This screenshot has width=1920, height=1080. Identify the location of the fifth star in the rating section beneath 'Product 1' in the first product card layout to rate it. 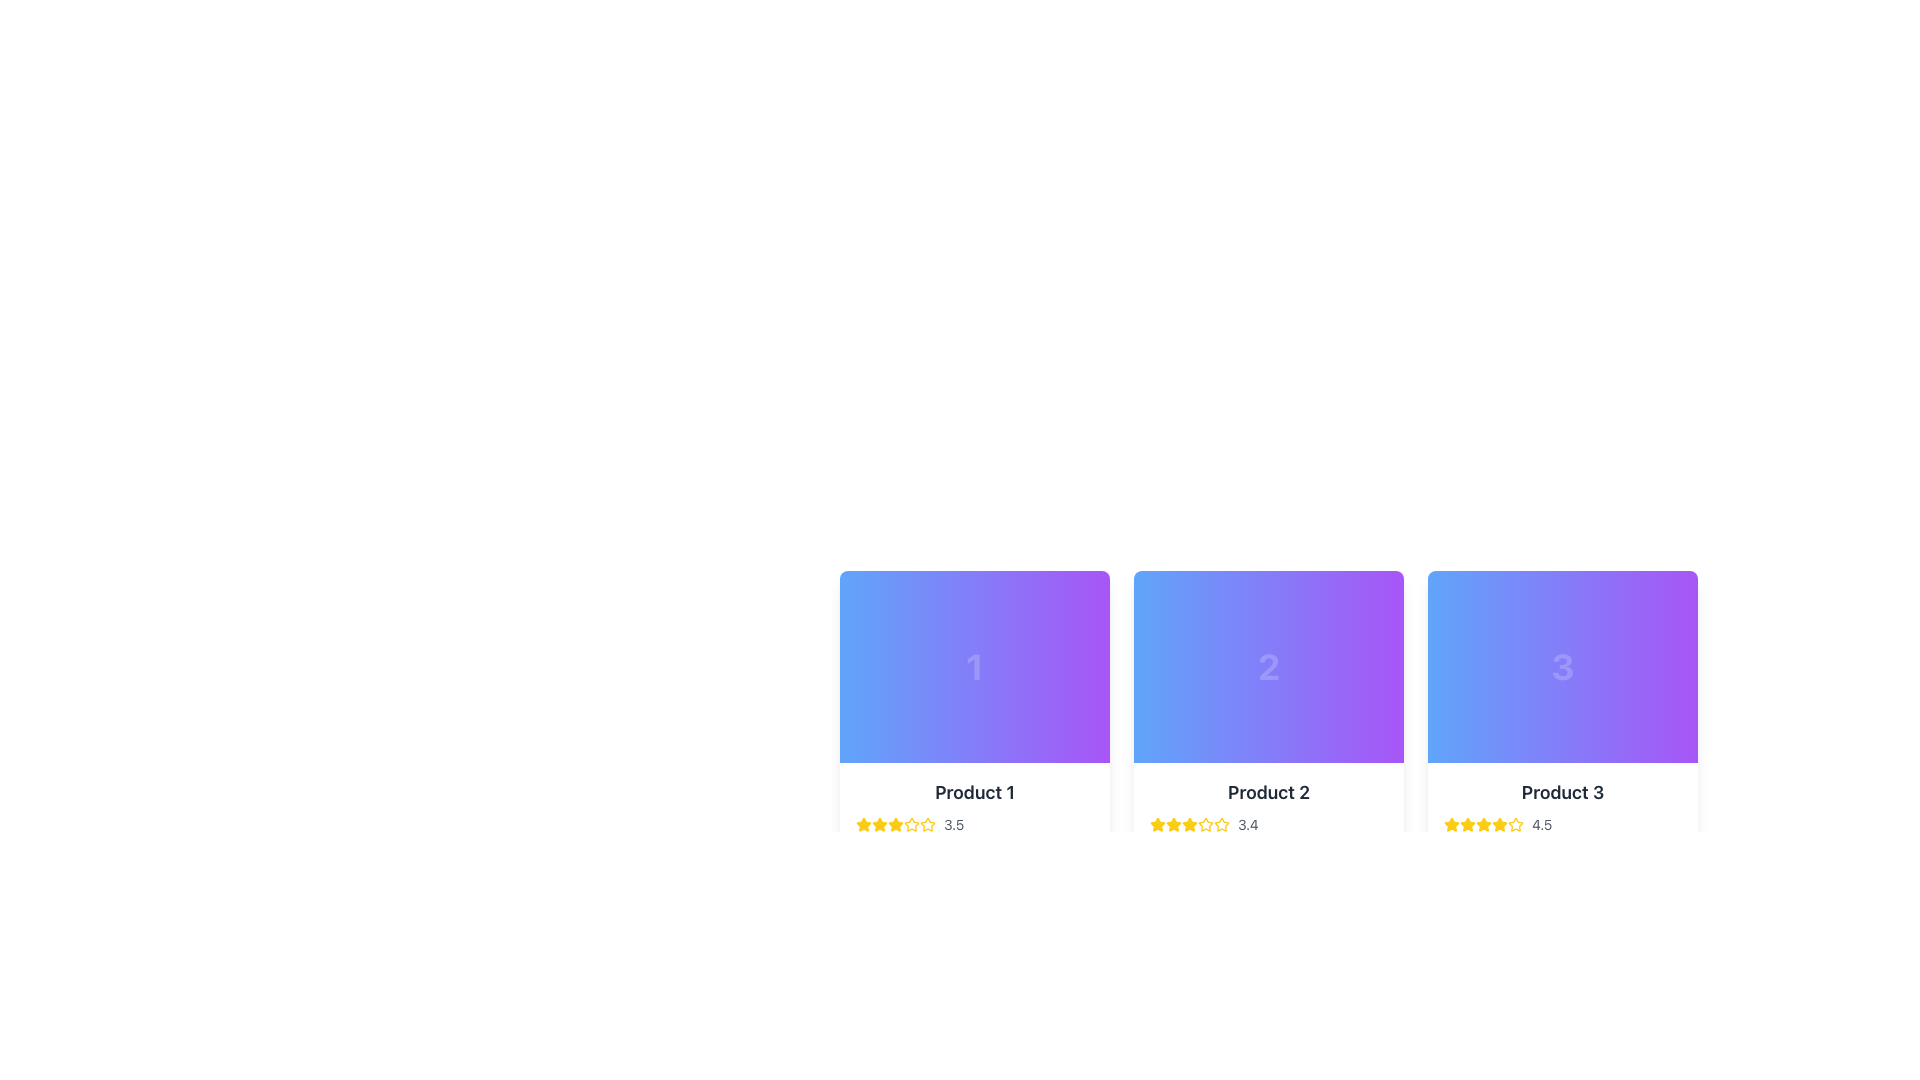
(911, 825).